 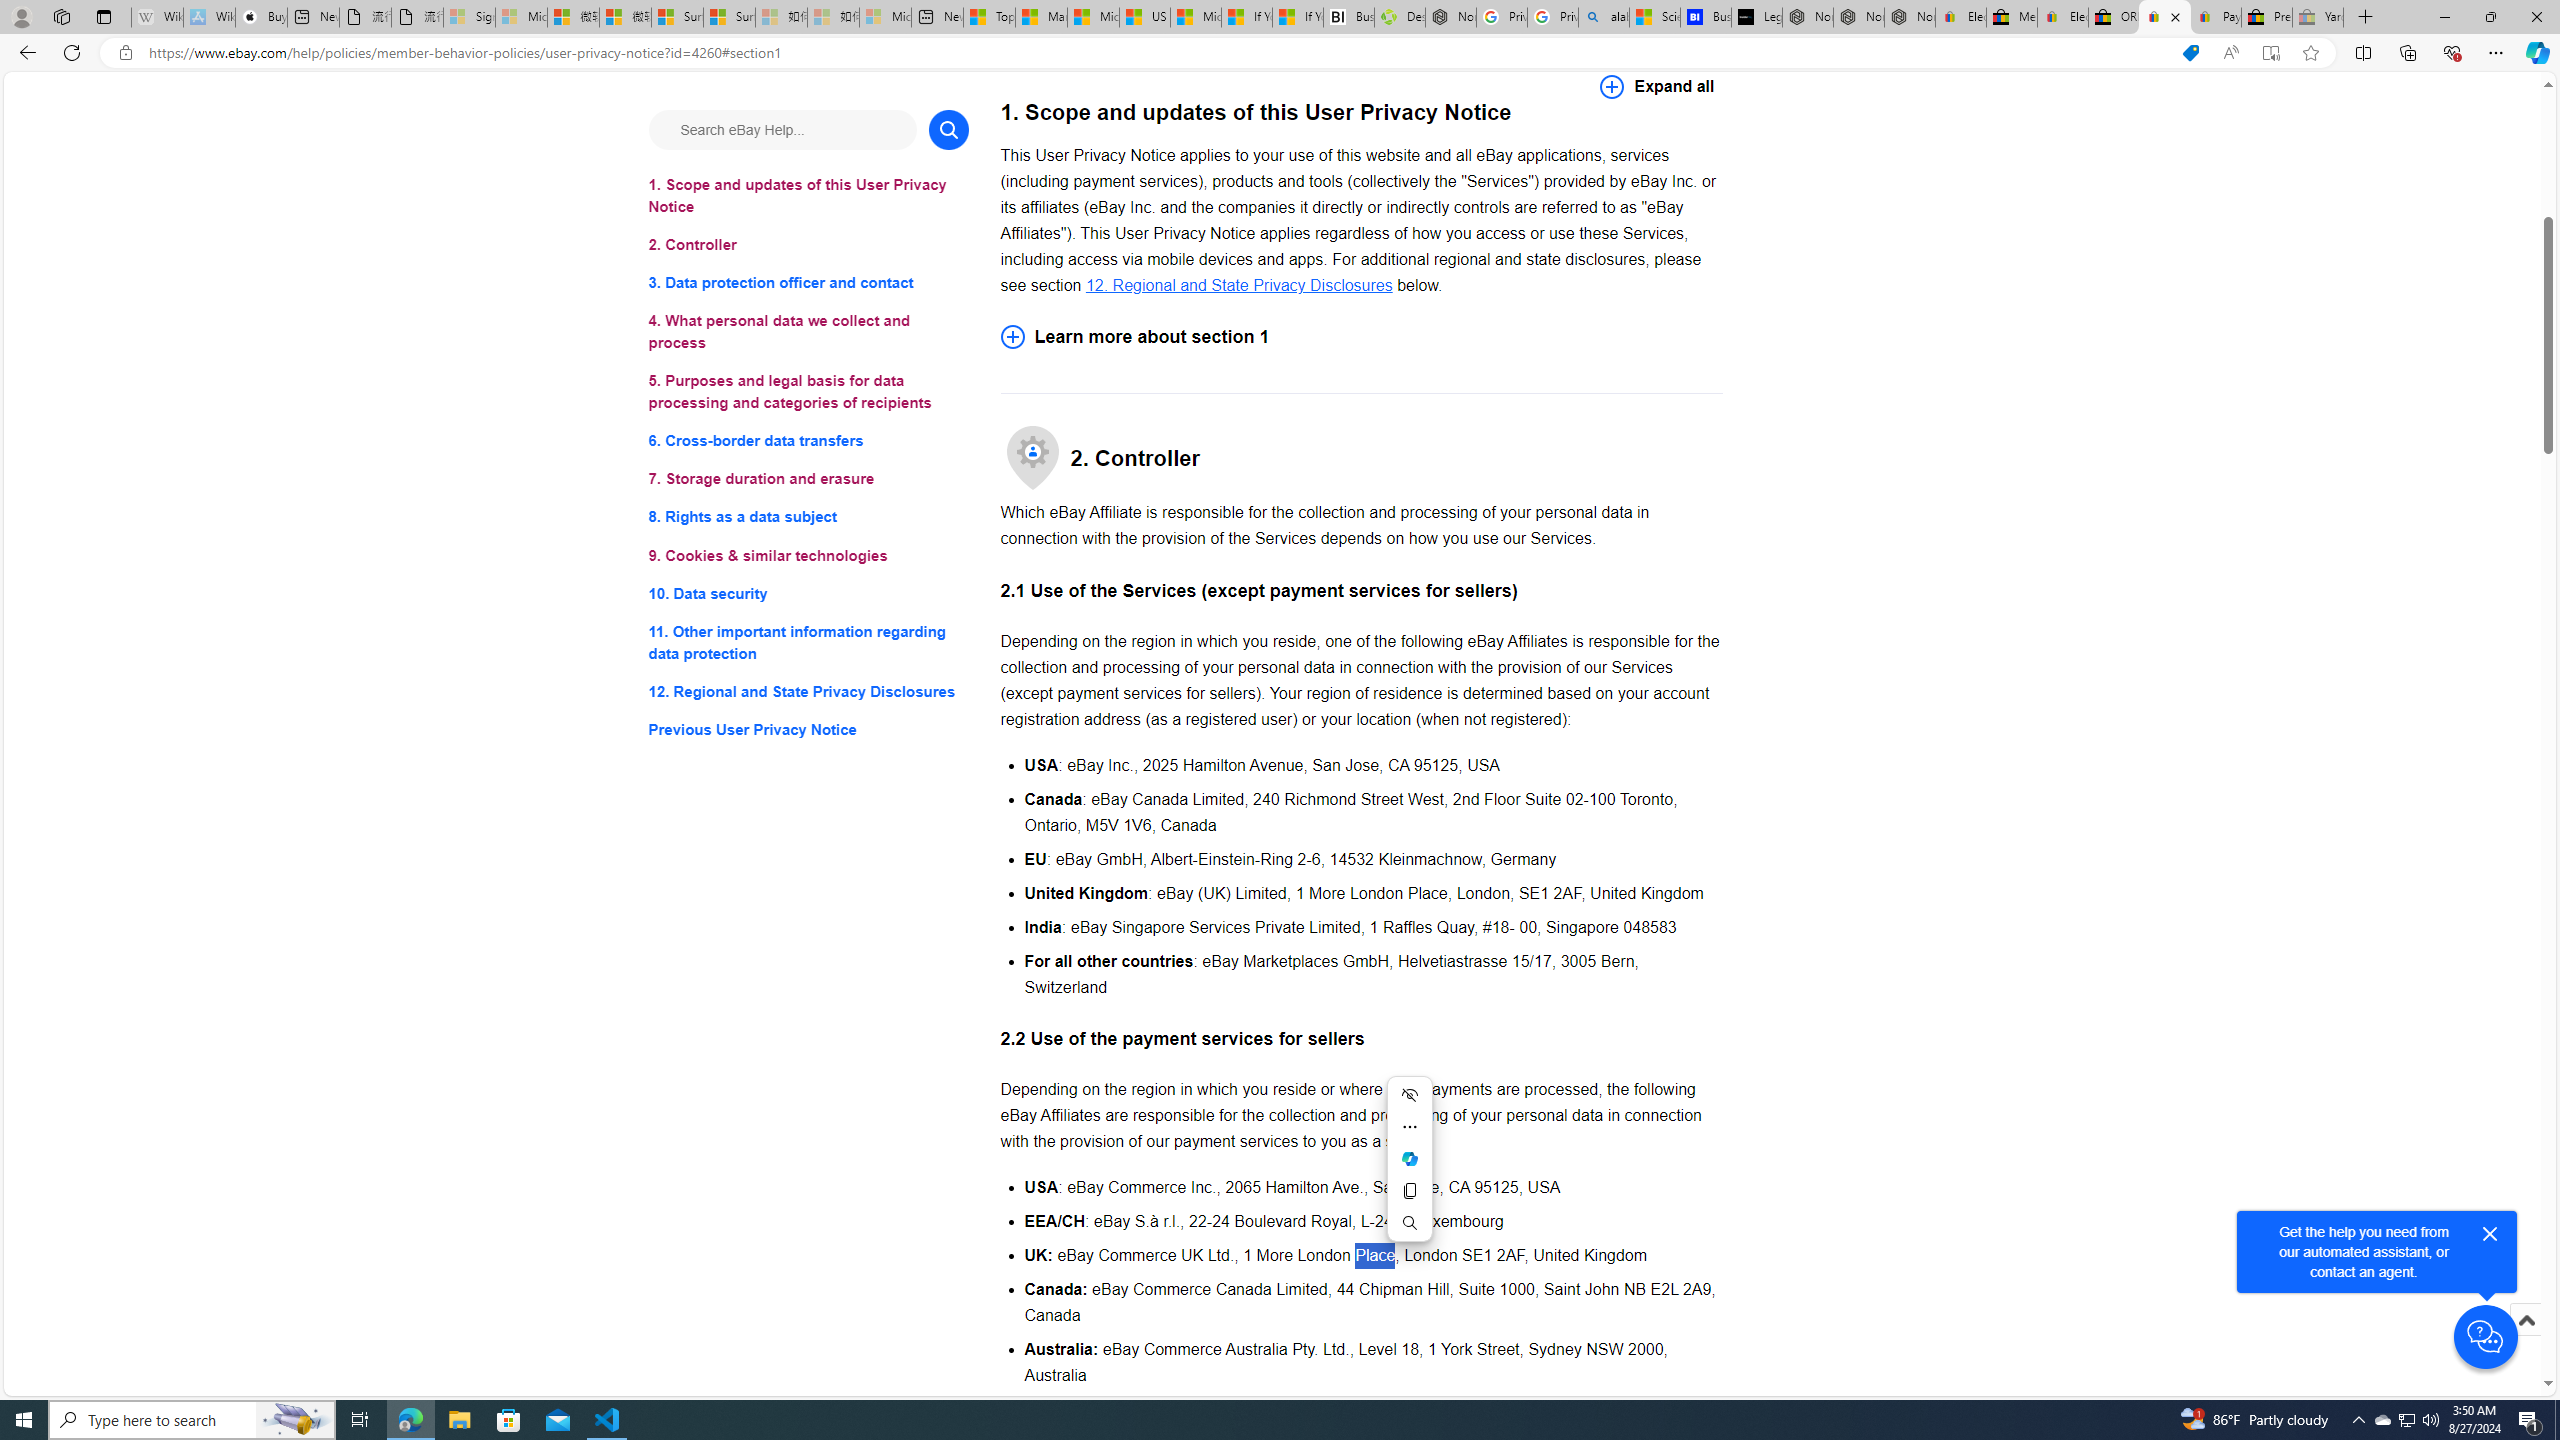 What do you see at coordinates (1039, 16) in the screenshot?
I see `'Marine life - MSN'` at bounding box center [1039, 16].